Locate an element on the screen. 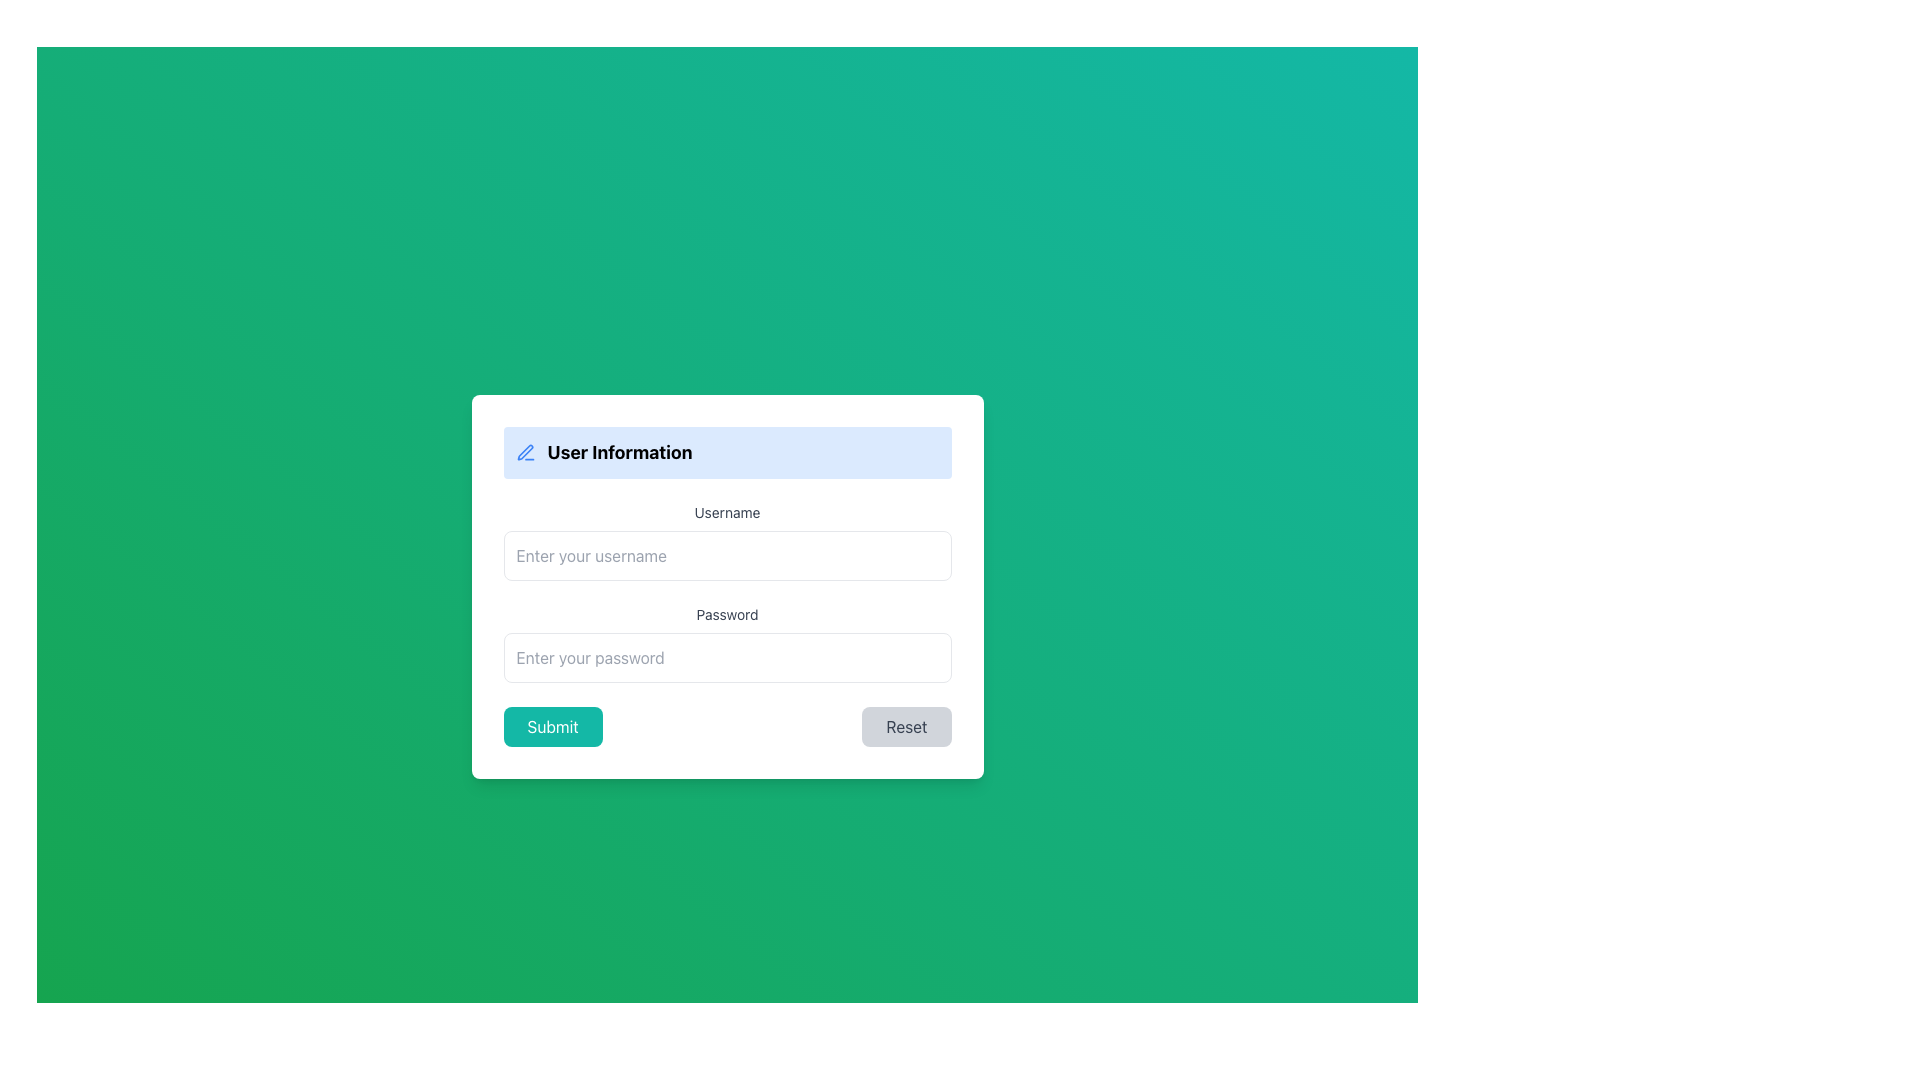 Image resolution: width=1920 pixels, height=1080 pixels. the small blue pen icon located to the left of the 'User Information' title in the header section is located at coordinates (525, 452).